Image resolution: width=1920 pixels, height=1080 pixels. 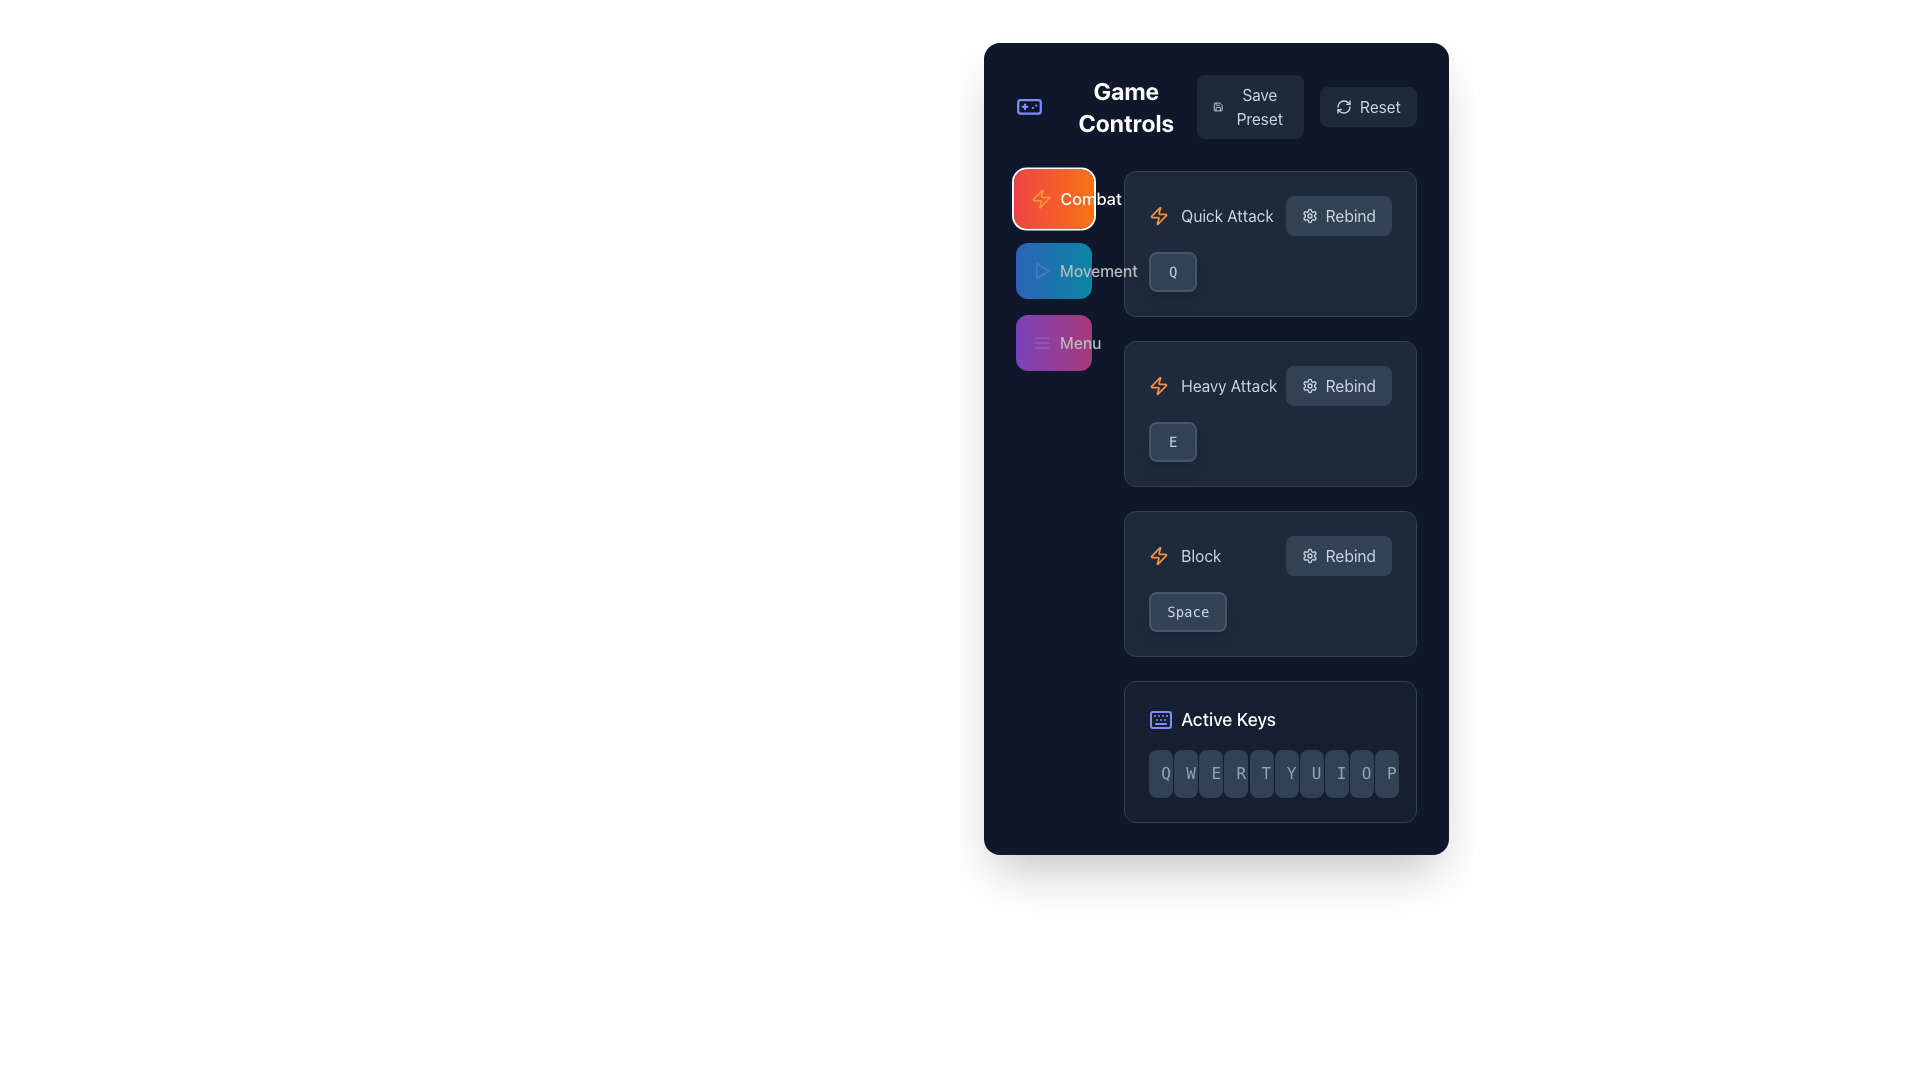 I want to click on the rectangular button with a gray background and rounded corners, displaying the uppercase letter 'E' in light gray font, located in the 'Heavy Attack' section, left of the 'Rebind' button, so click(x=1173, y=441).